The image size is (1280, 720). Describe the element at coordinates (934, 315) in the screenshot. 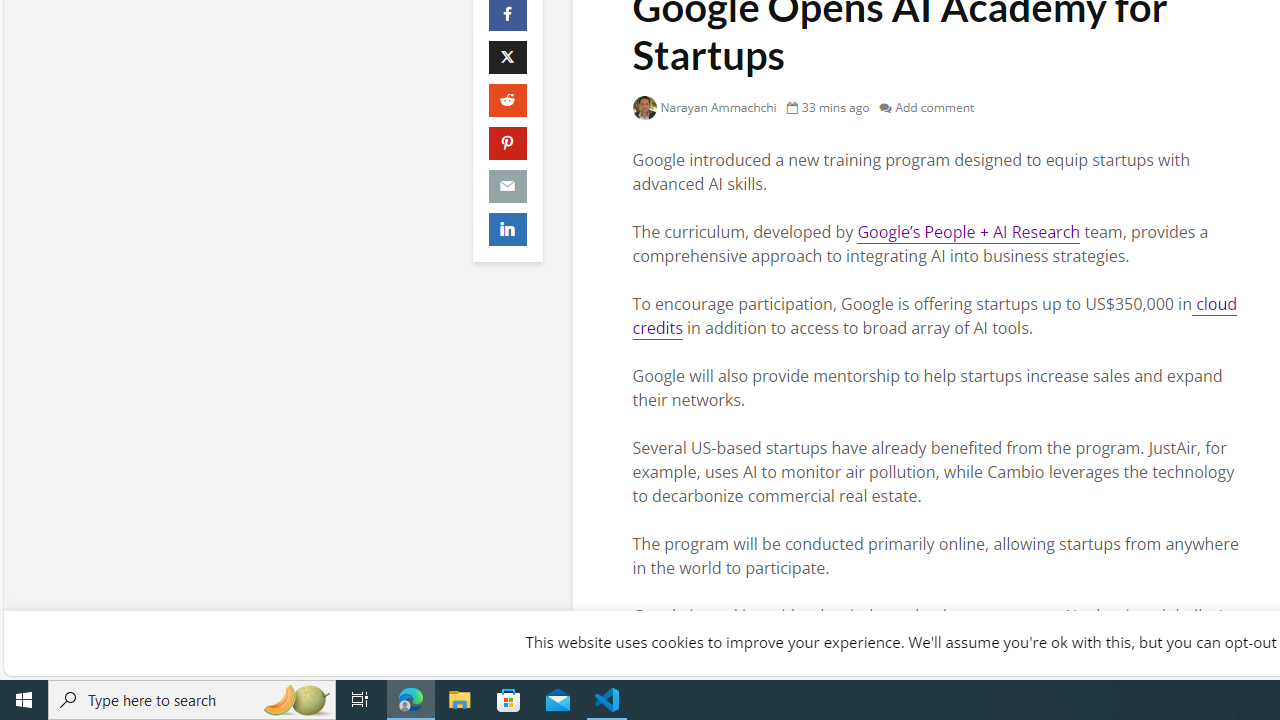

I see `' cloud credits'` at that location.